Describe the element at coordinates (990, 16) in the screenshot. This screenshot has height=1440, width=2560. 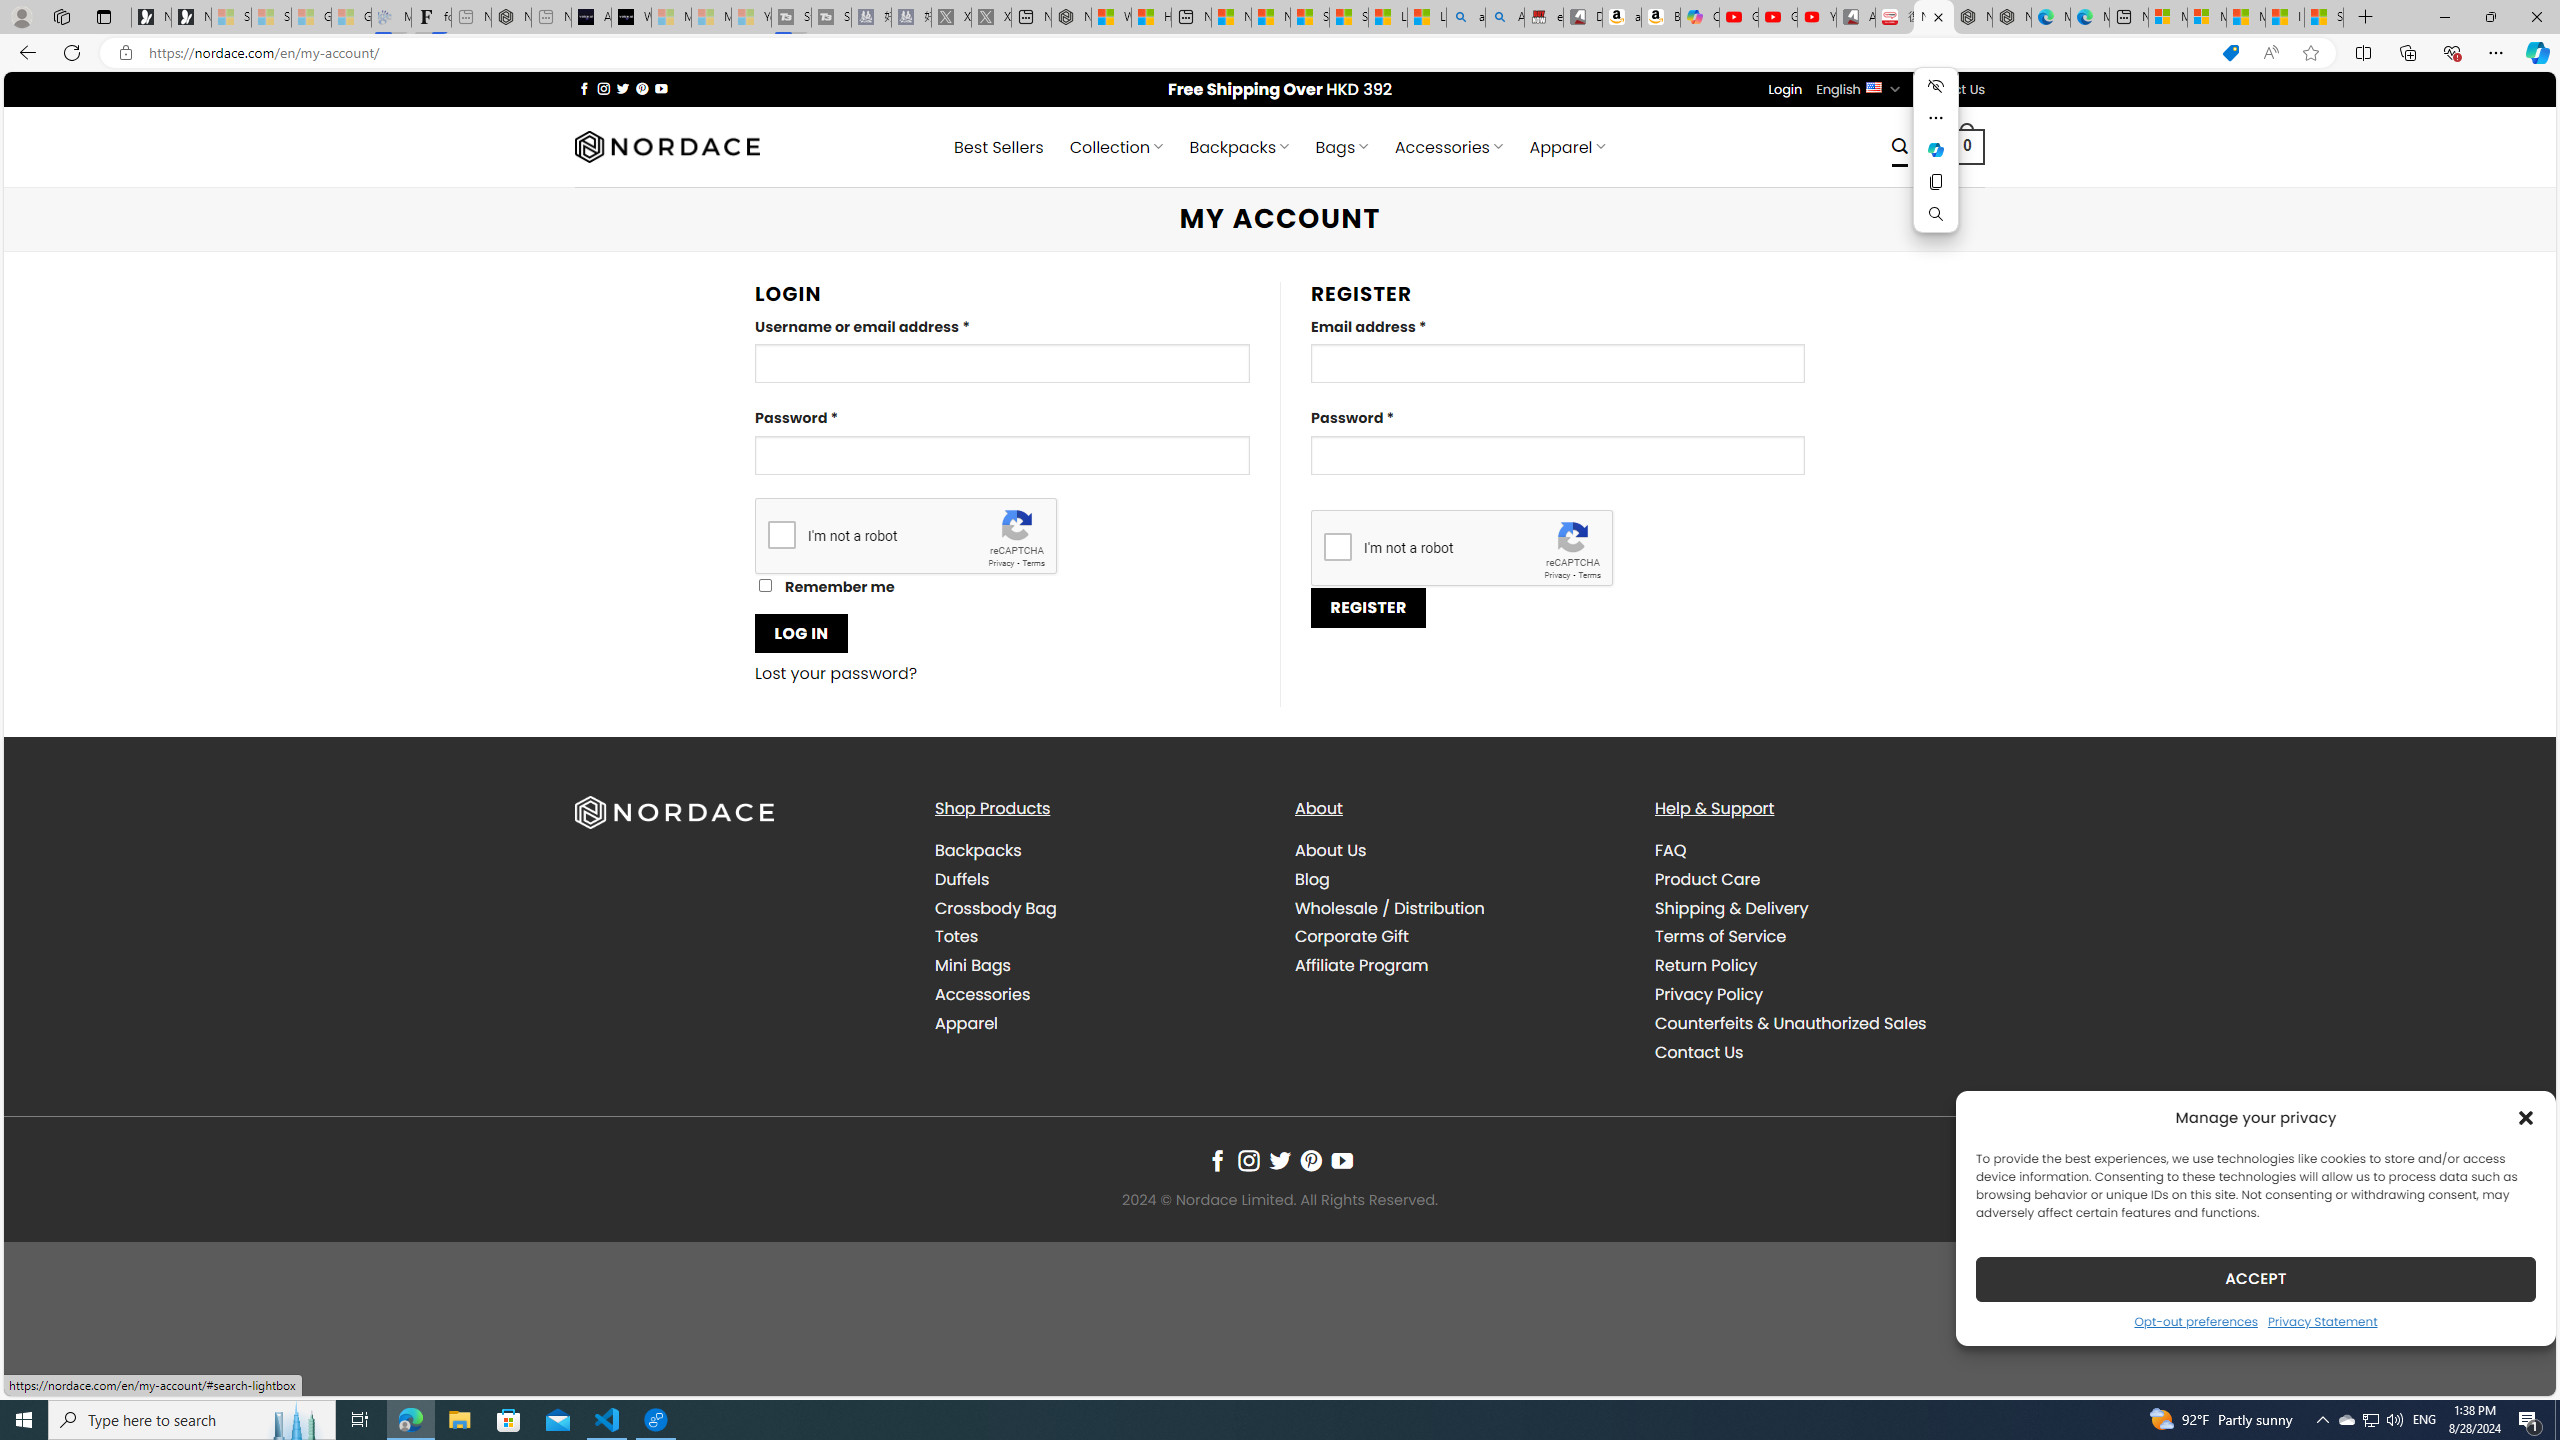
I see `'X - Sleeping'` at that location.